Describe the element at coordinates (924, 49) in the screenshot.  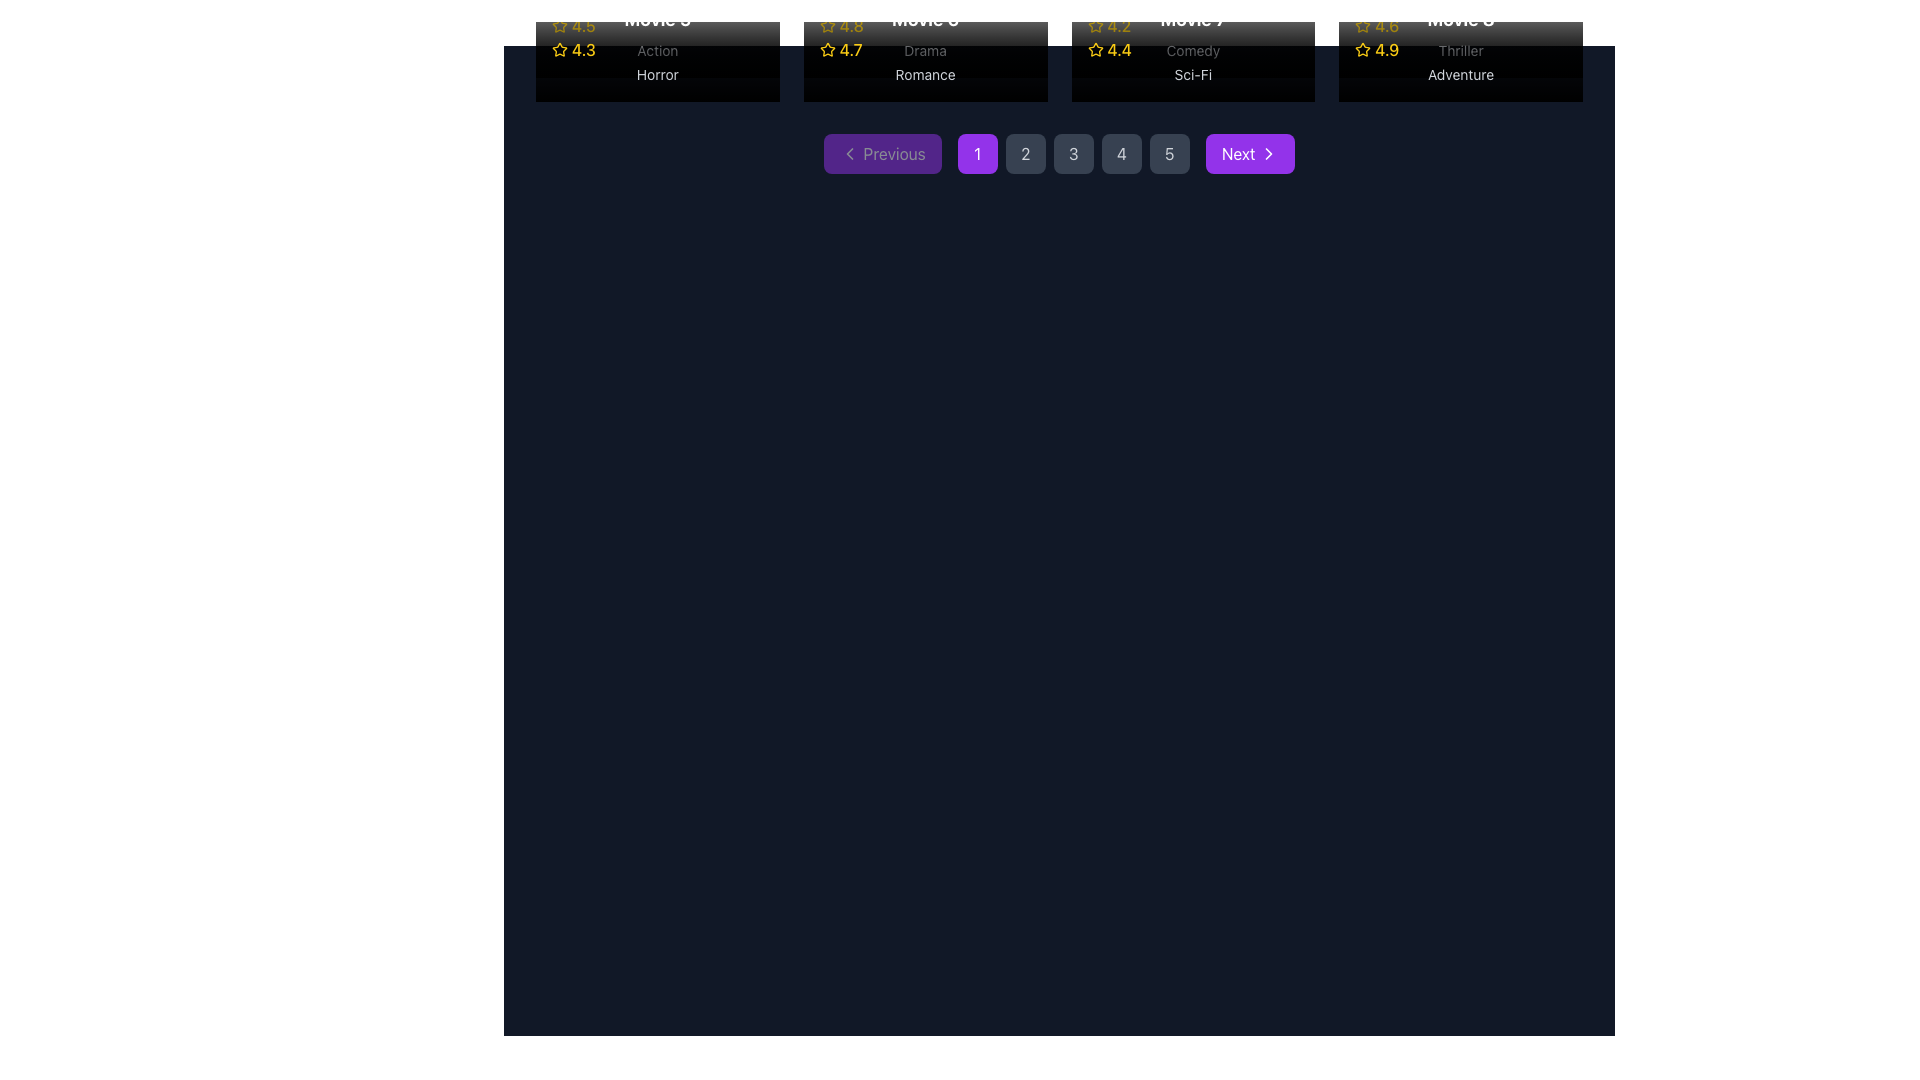
I see `the Rating display component that shows a yellow star icon and the text '4.7' in bold yellow font, positioned below 'Movie 6' and above the genre label 'Romance'` at that location.